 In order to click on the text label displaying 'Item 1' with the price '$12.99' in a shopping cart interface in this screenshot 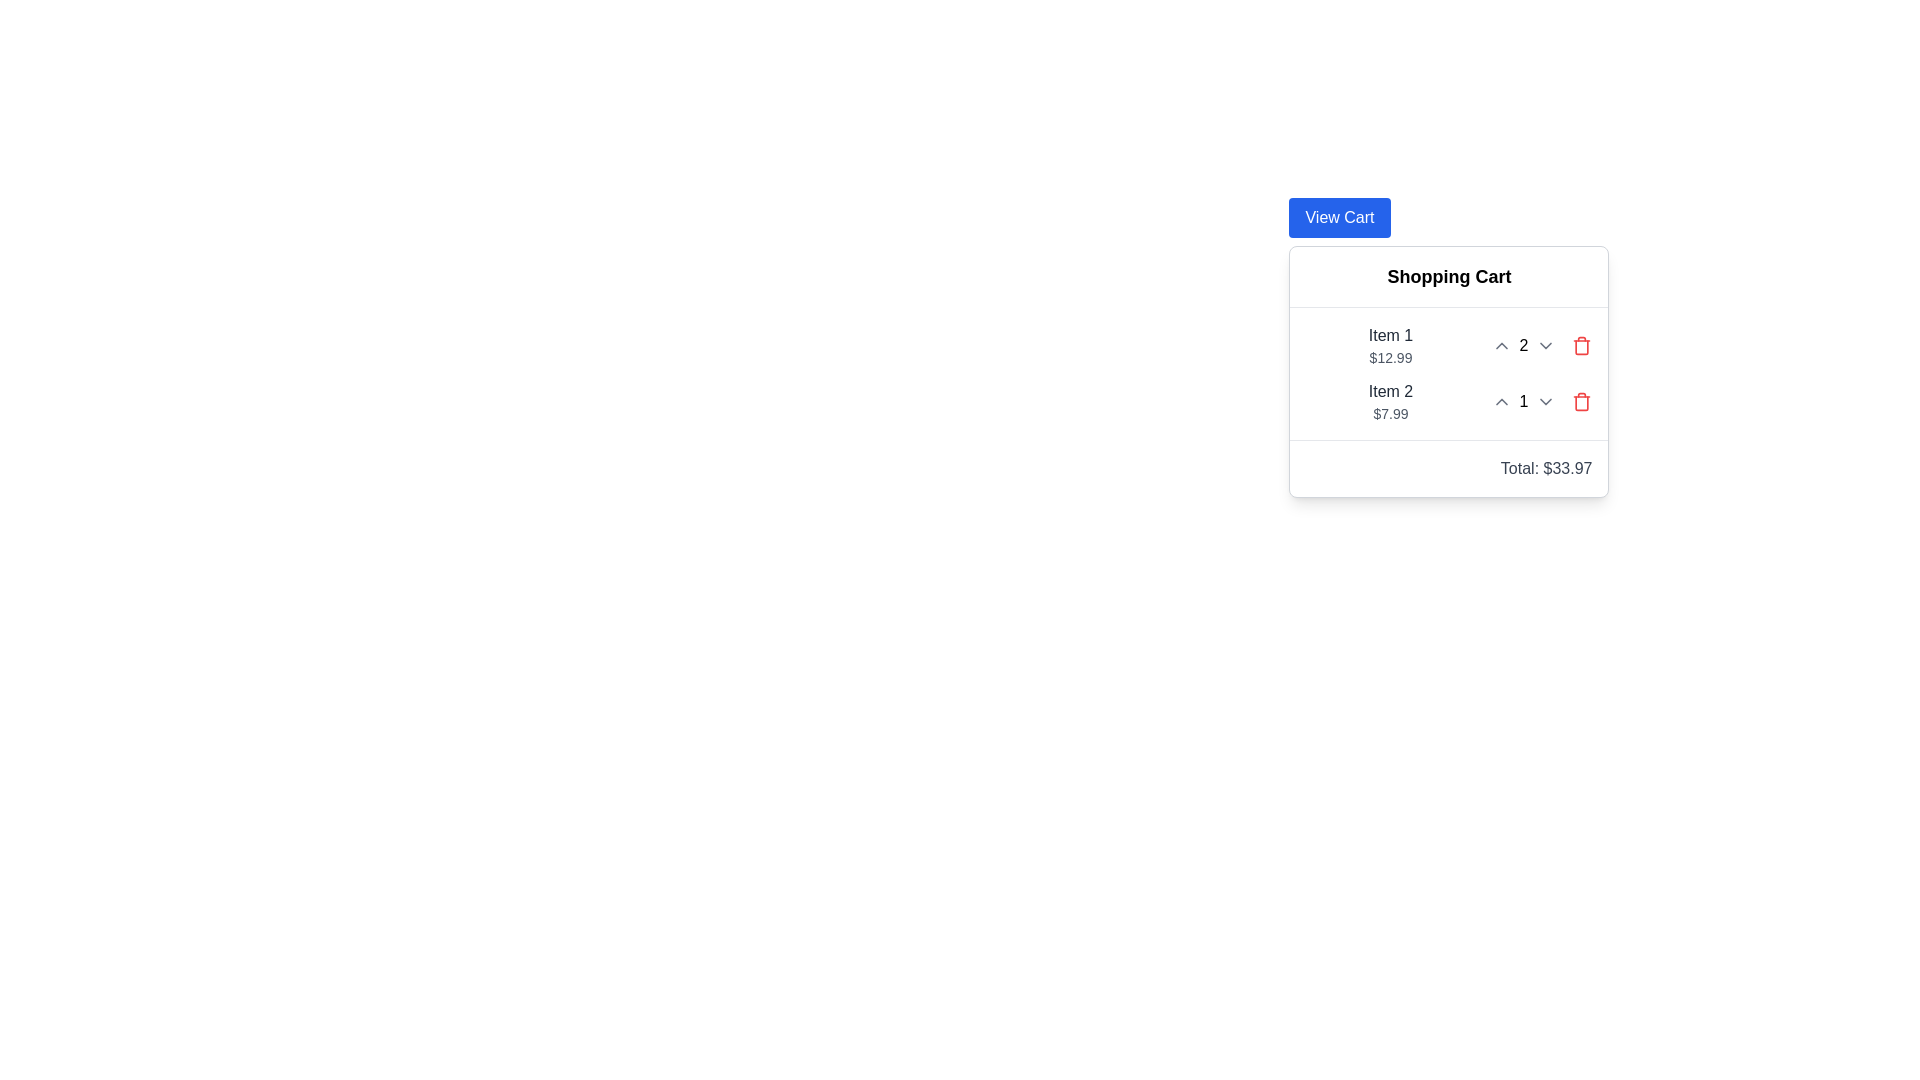, I will do `click(1390, 345)`.